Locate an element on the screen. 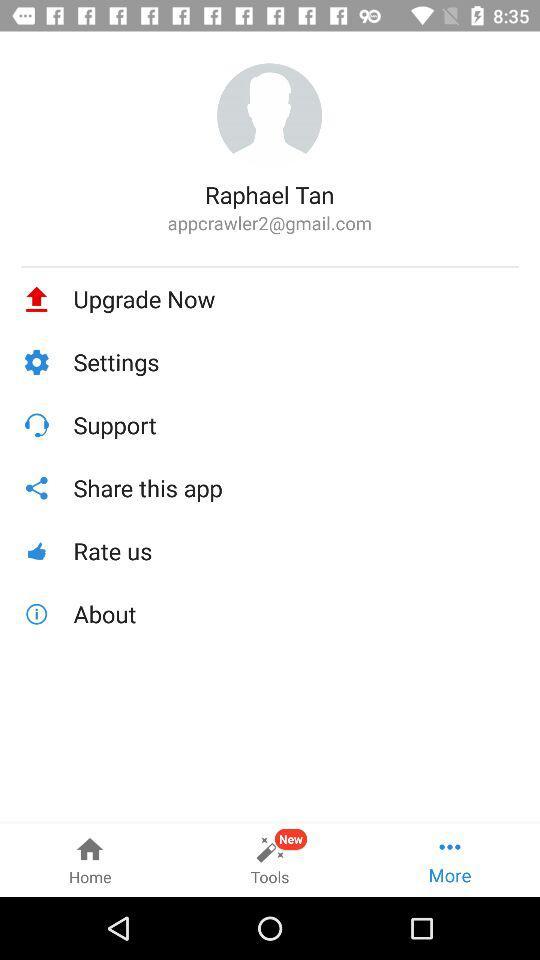 This screenshot has width=540, height=960. the upgrade now icon is located at coordinates (295, 298).